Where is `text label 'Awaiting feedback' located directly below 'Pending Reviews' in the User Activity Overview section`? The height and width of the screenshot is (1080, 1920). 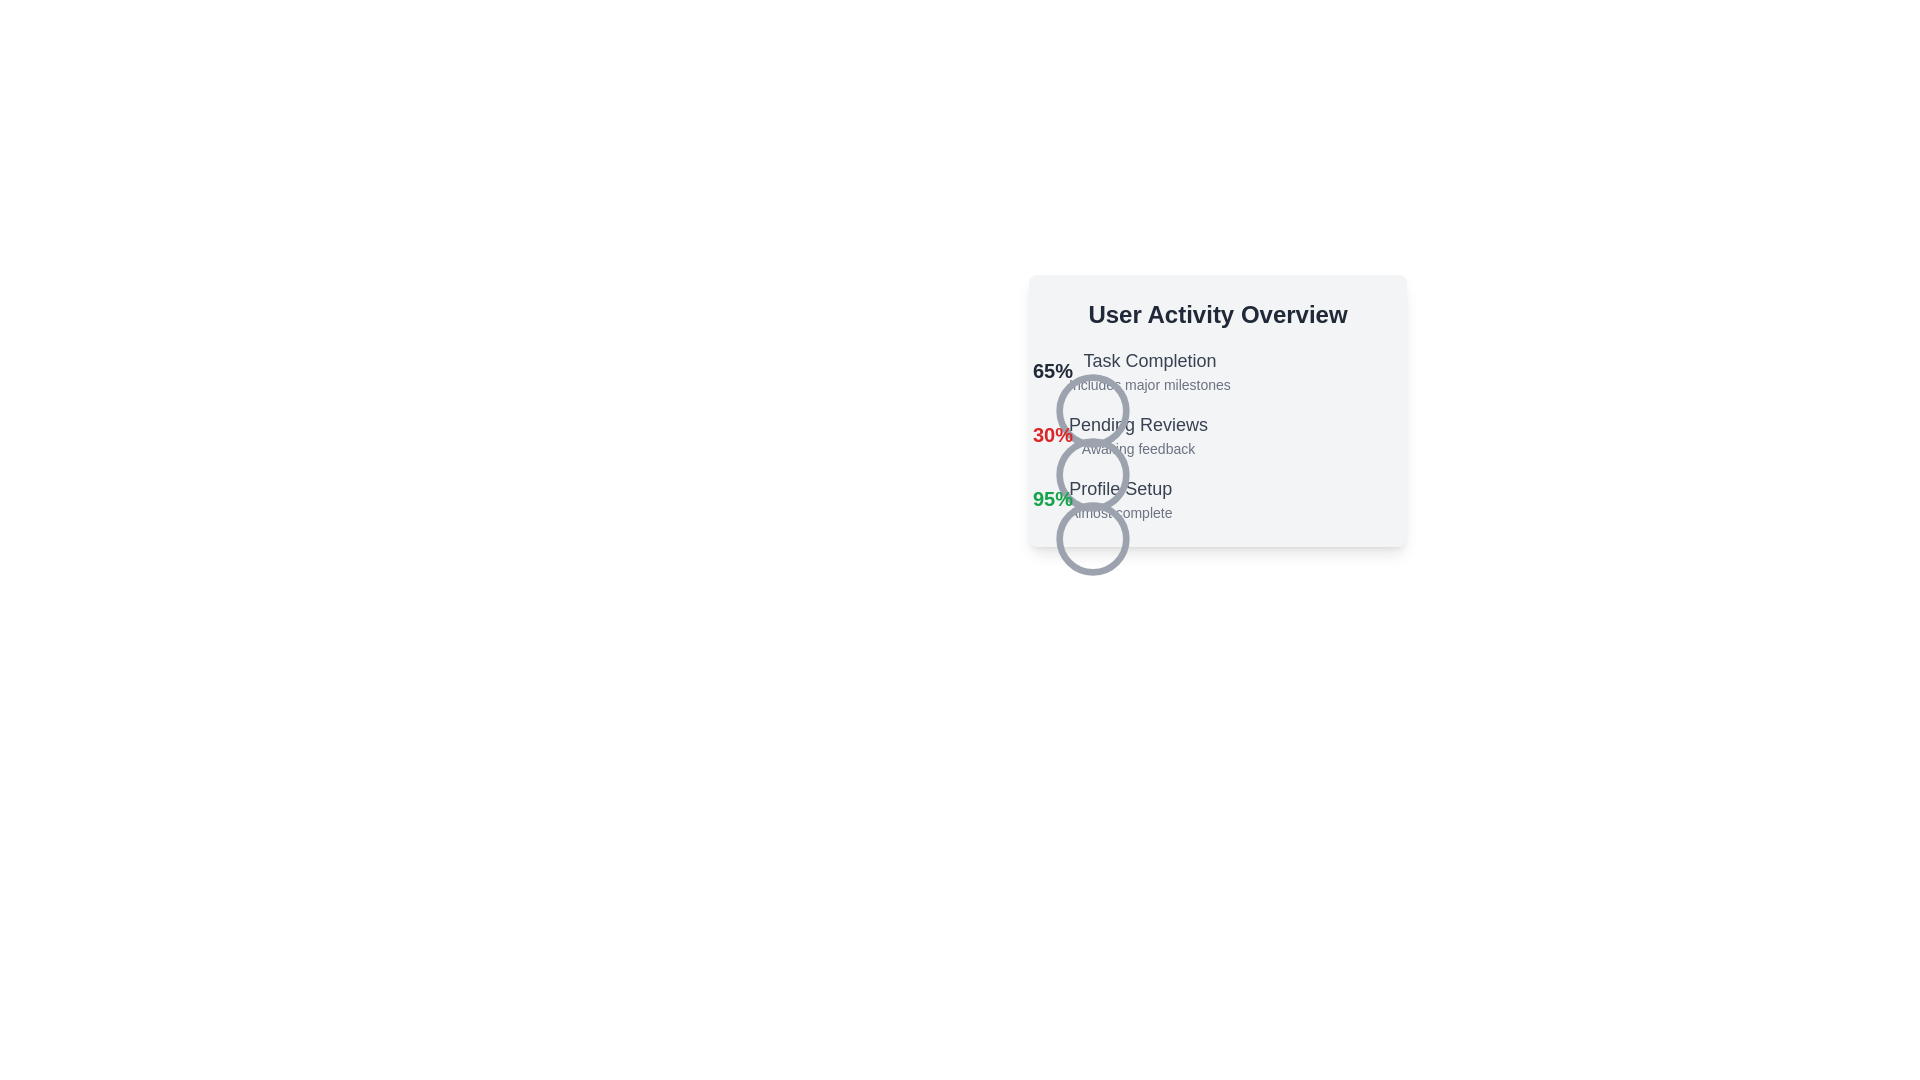 text label 'Awaiting feedback' located directly below 'Pending Reviews' in the User Activity Overview section is located at coordinates (1138, 447).